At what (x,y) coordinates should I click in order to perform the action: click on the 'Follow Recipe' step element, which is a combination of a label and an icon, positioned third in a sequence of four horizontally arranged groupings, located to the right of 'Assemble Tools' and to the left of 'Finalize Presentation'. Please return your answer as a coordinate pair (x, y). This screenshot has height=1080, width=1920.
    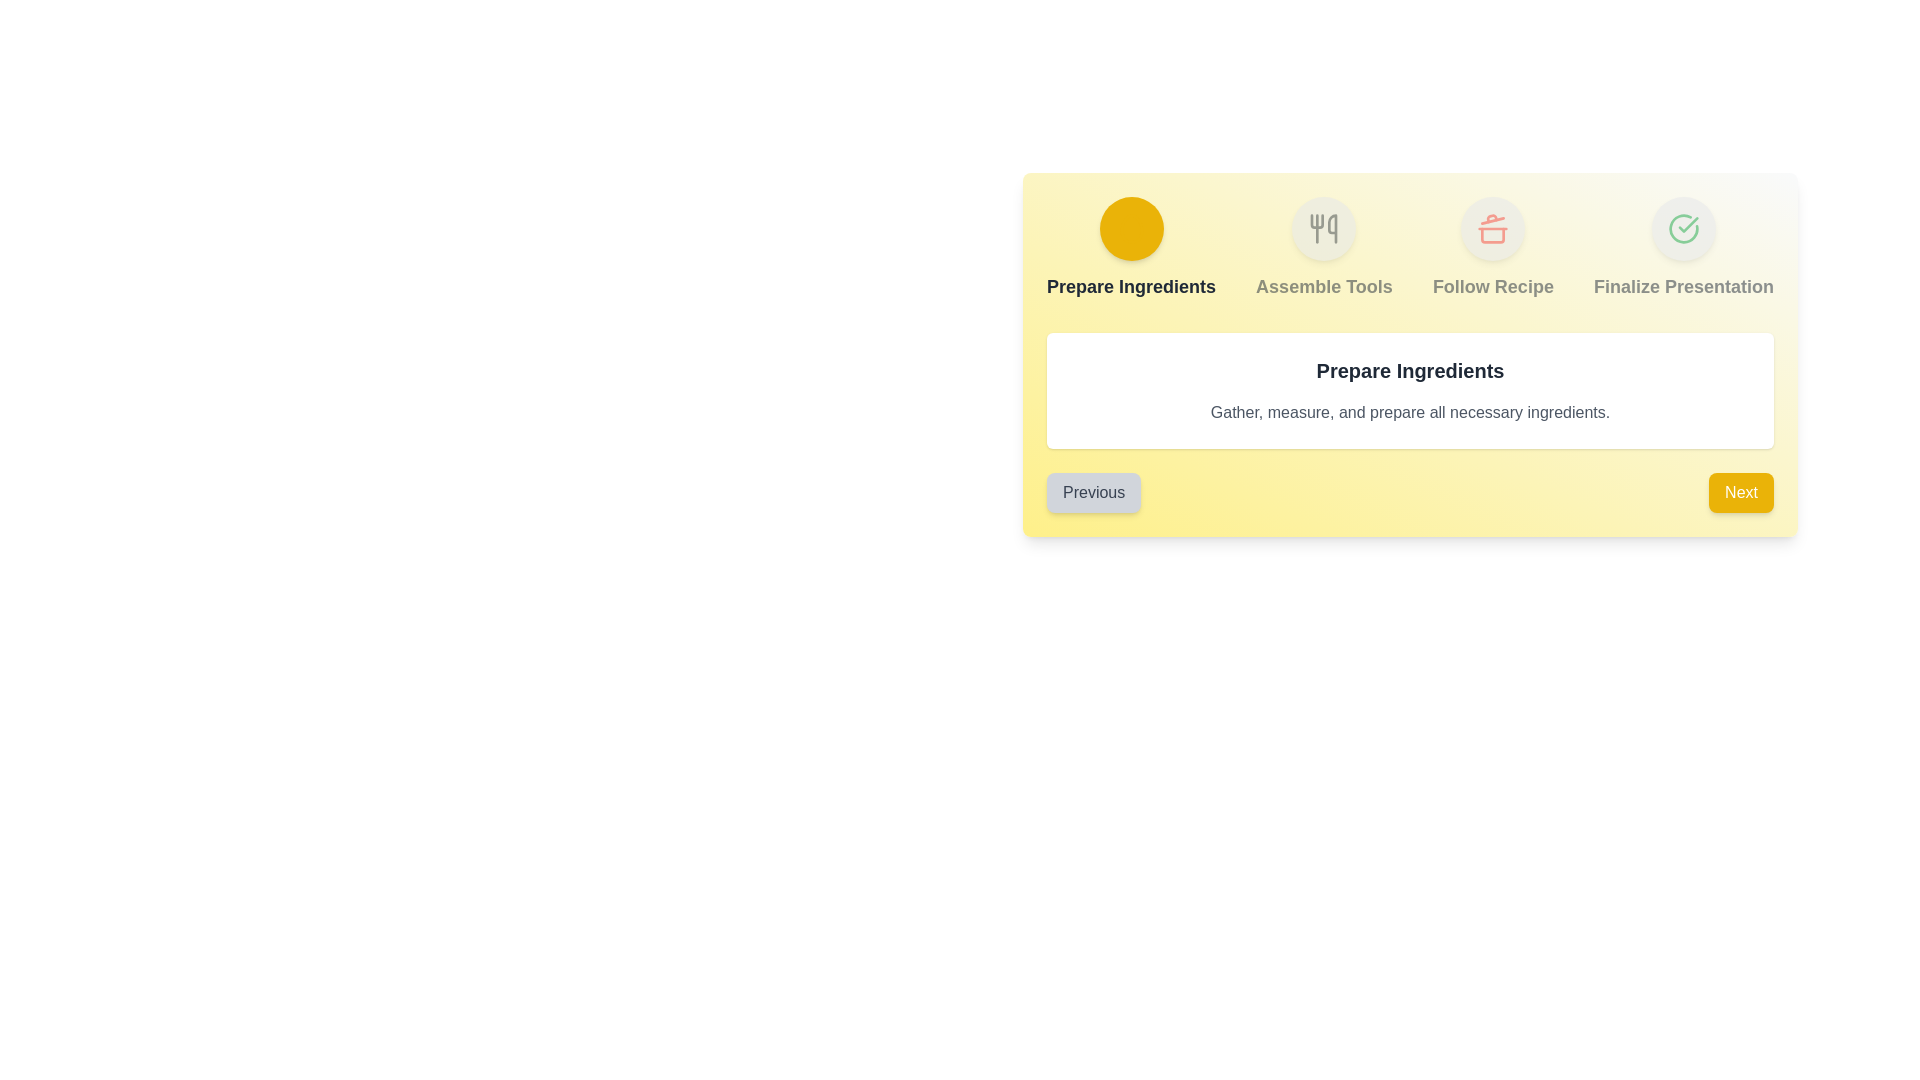
    Looking at the image, I should click on (1493, 248).